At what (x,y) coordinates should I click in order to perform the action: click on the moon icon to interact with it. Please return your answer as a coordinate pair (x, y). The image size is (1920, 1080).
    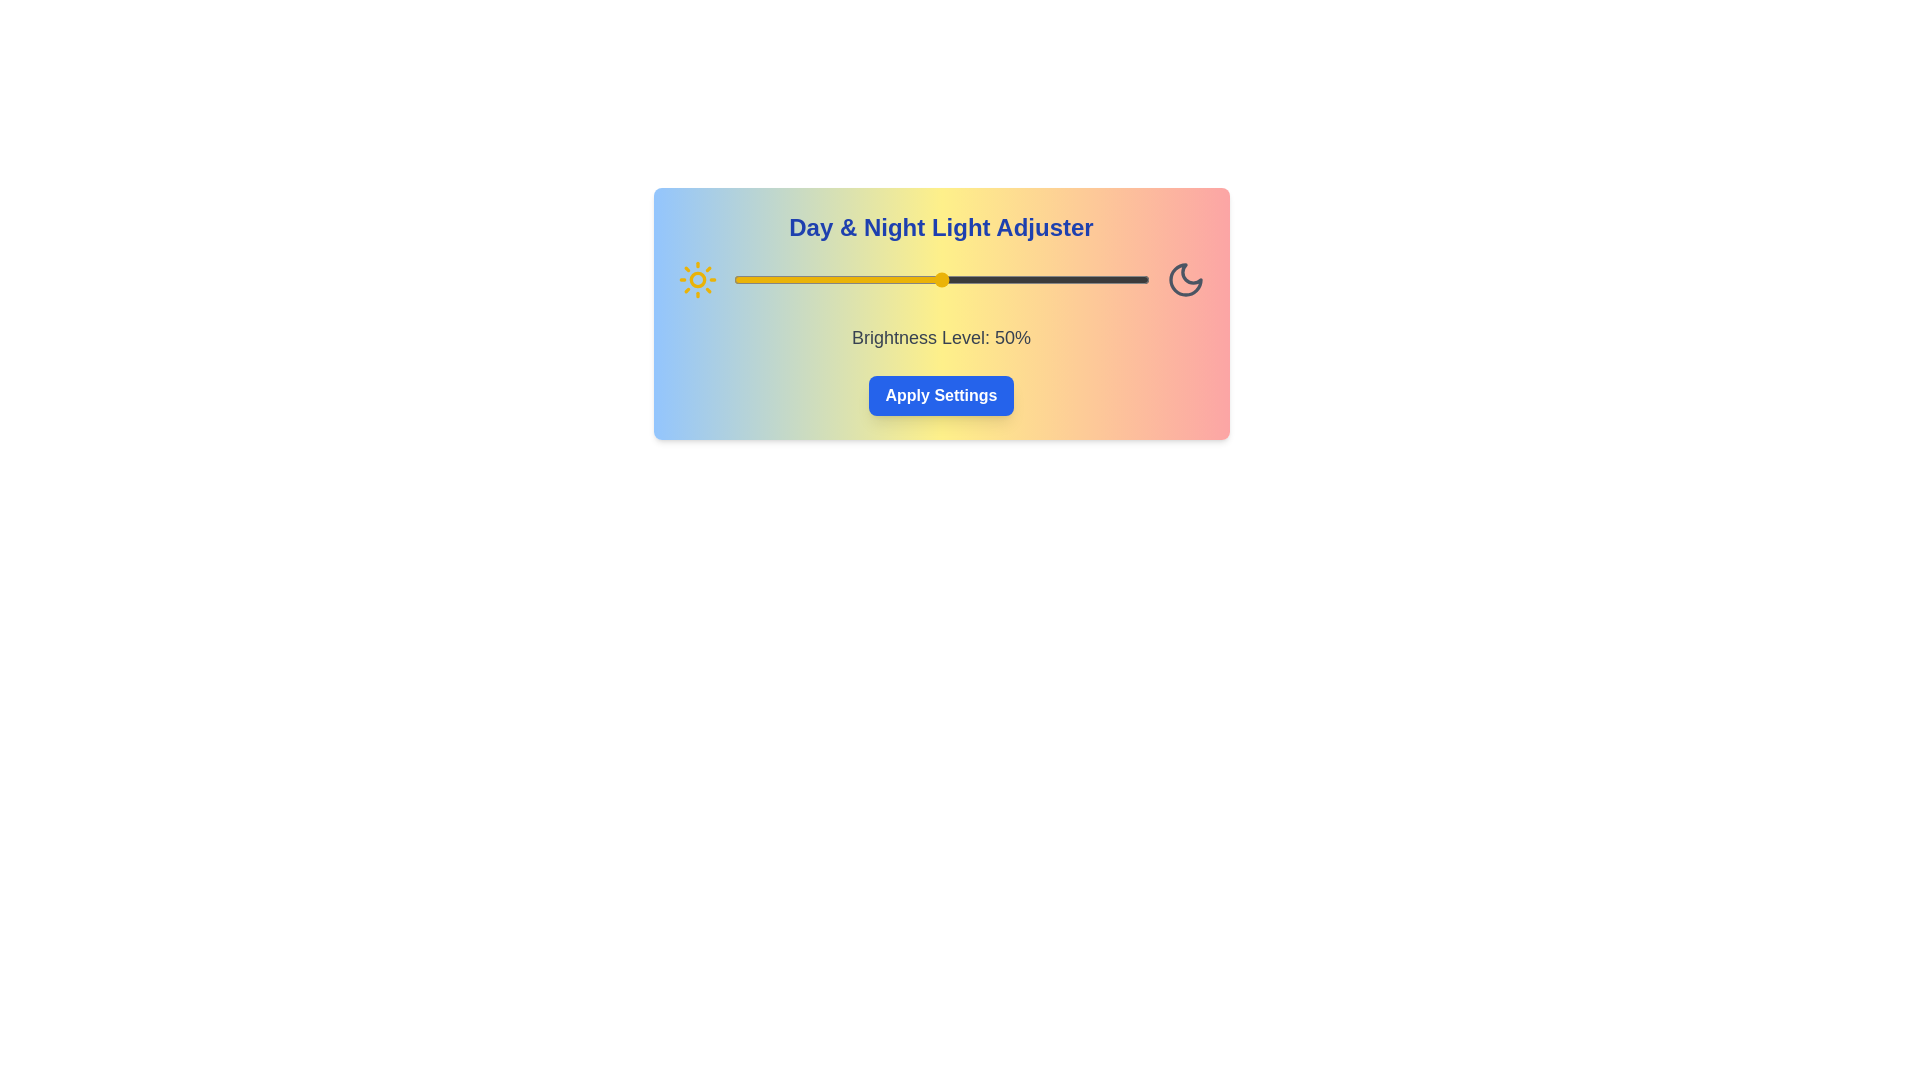
    Looking at the image, I should click on (1185, 280).